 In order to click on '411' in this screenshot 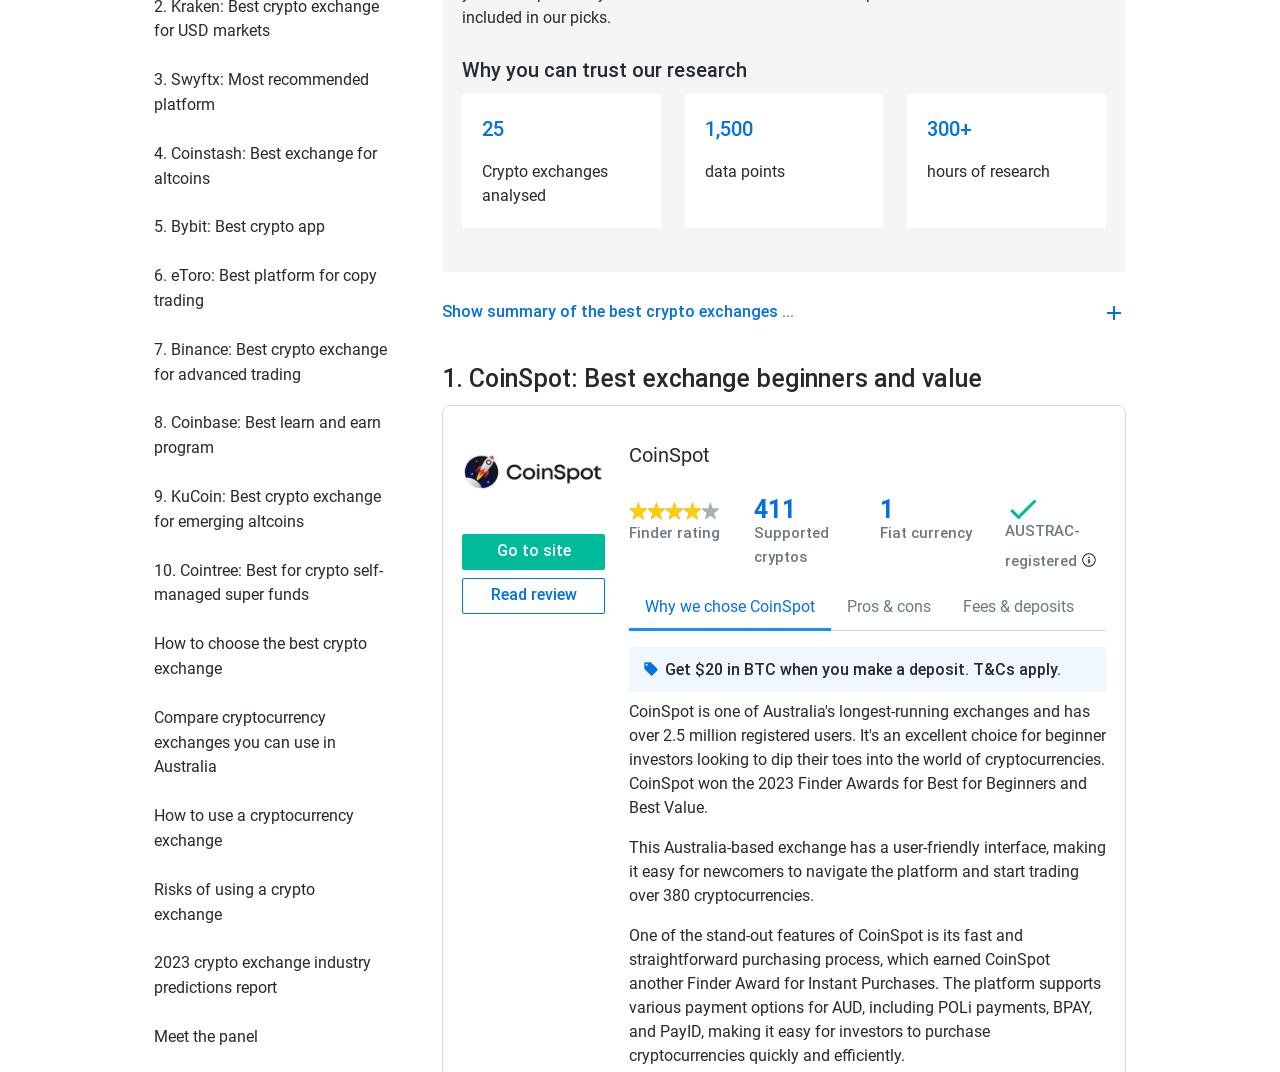, I will do `click(774, 509)`.